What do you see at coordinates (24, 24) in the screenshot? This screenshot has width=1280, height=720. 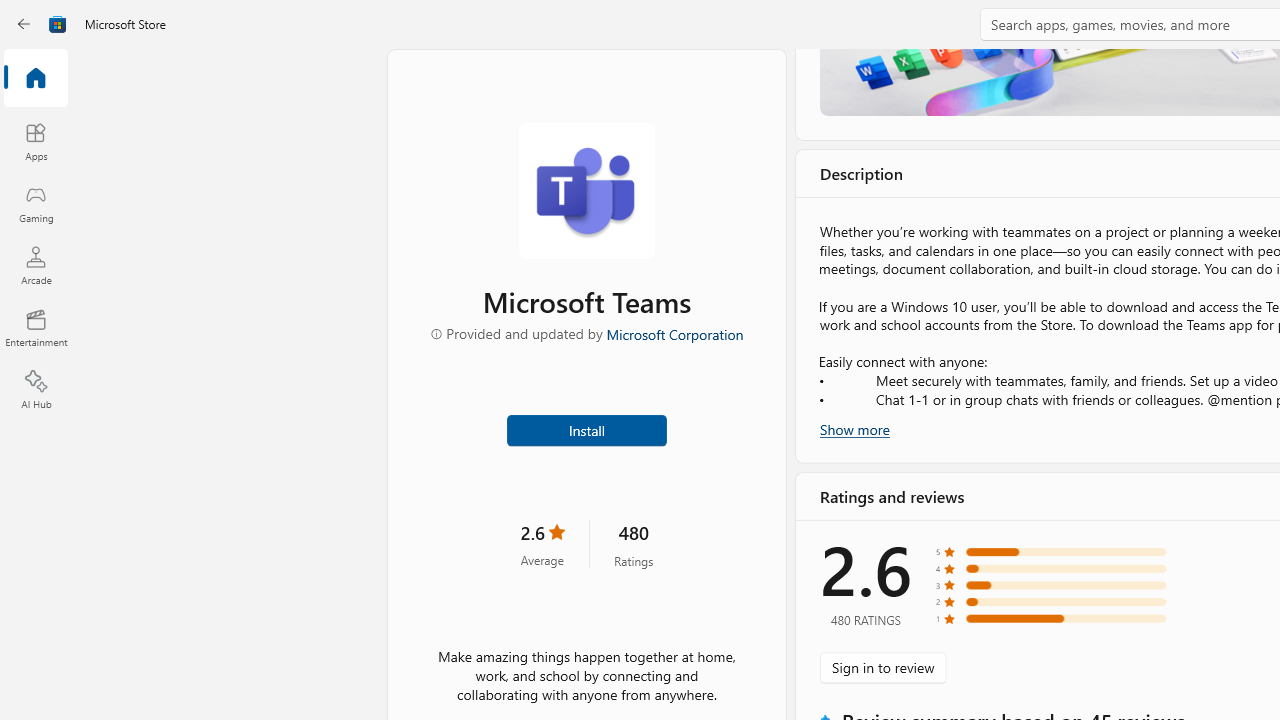 I see `'Back'` at bounding box center [24, 24].